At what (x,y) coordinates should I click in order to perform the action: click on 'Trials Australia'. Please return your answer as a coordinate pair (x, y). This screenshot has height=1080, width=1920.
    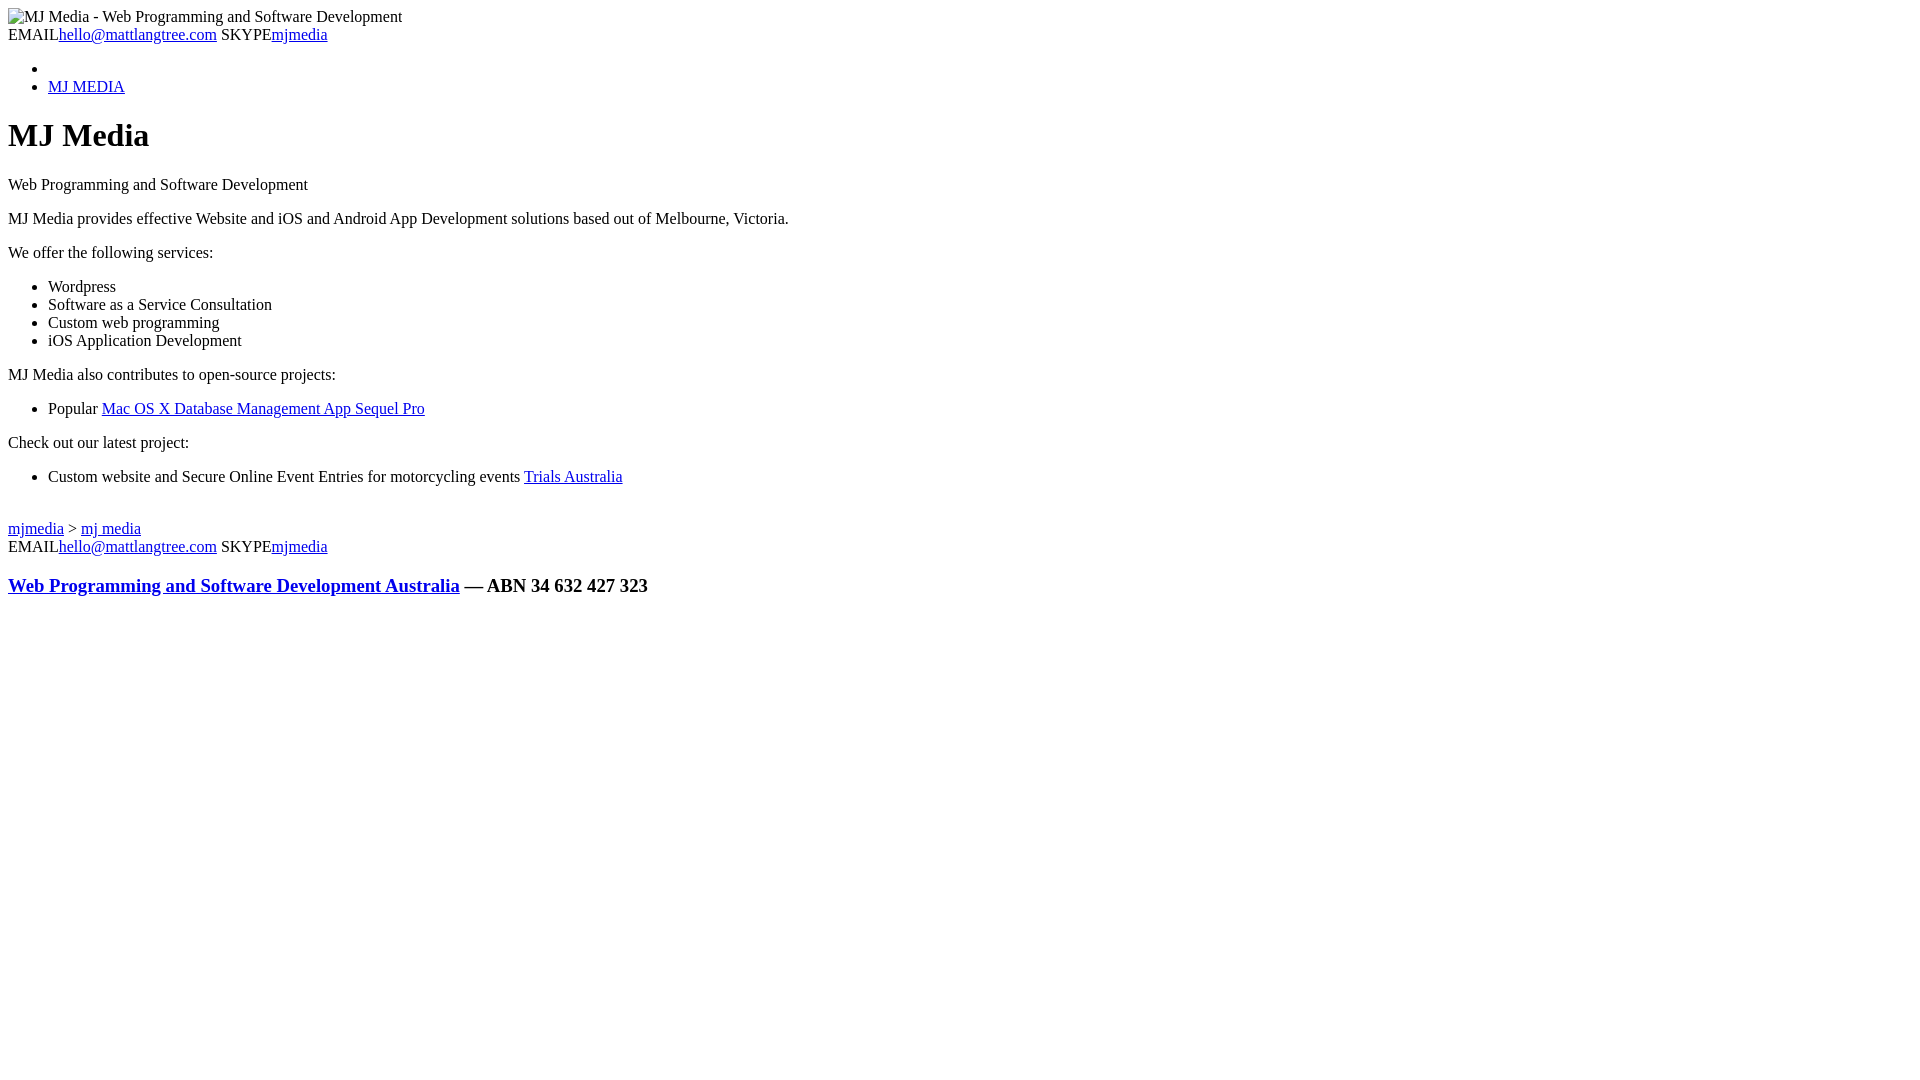
    Looking at the image, I should click on (572, 476).